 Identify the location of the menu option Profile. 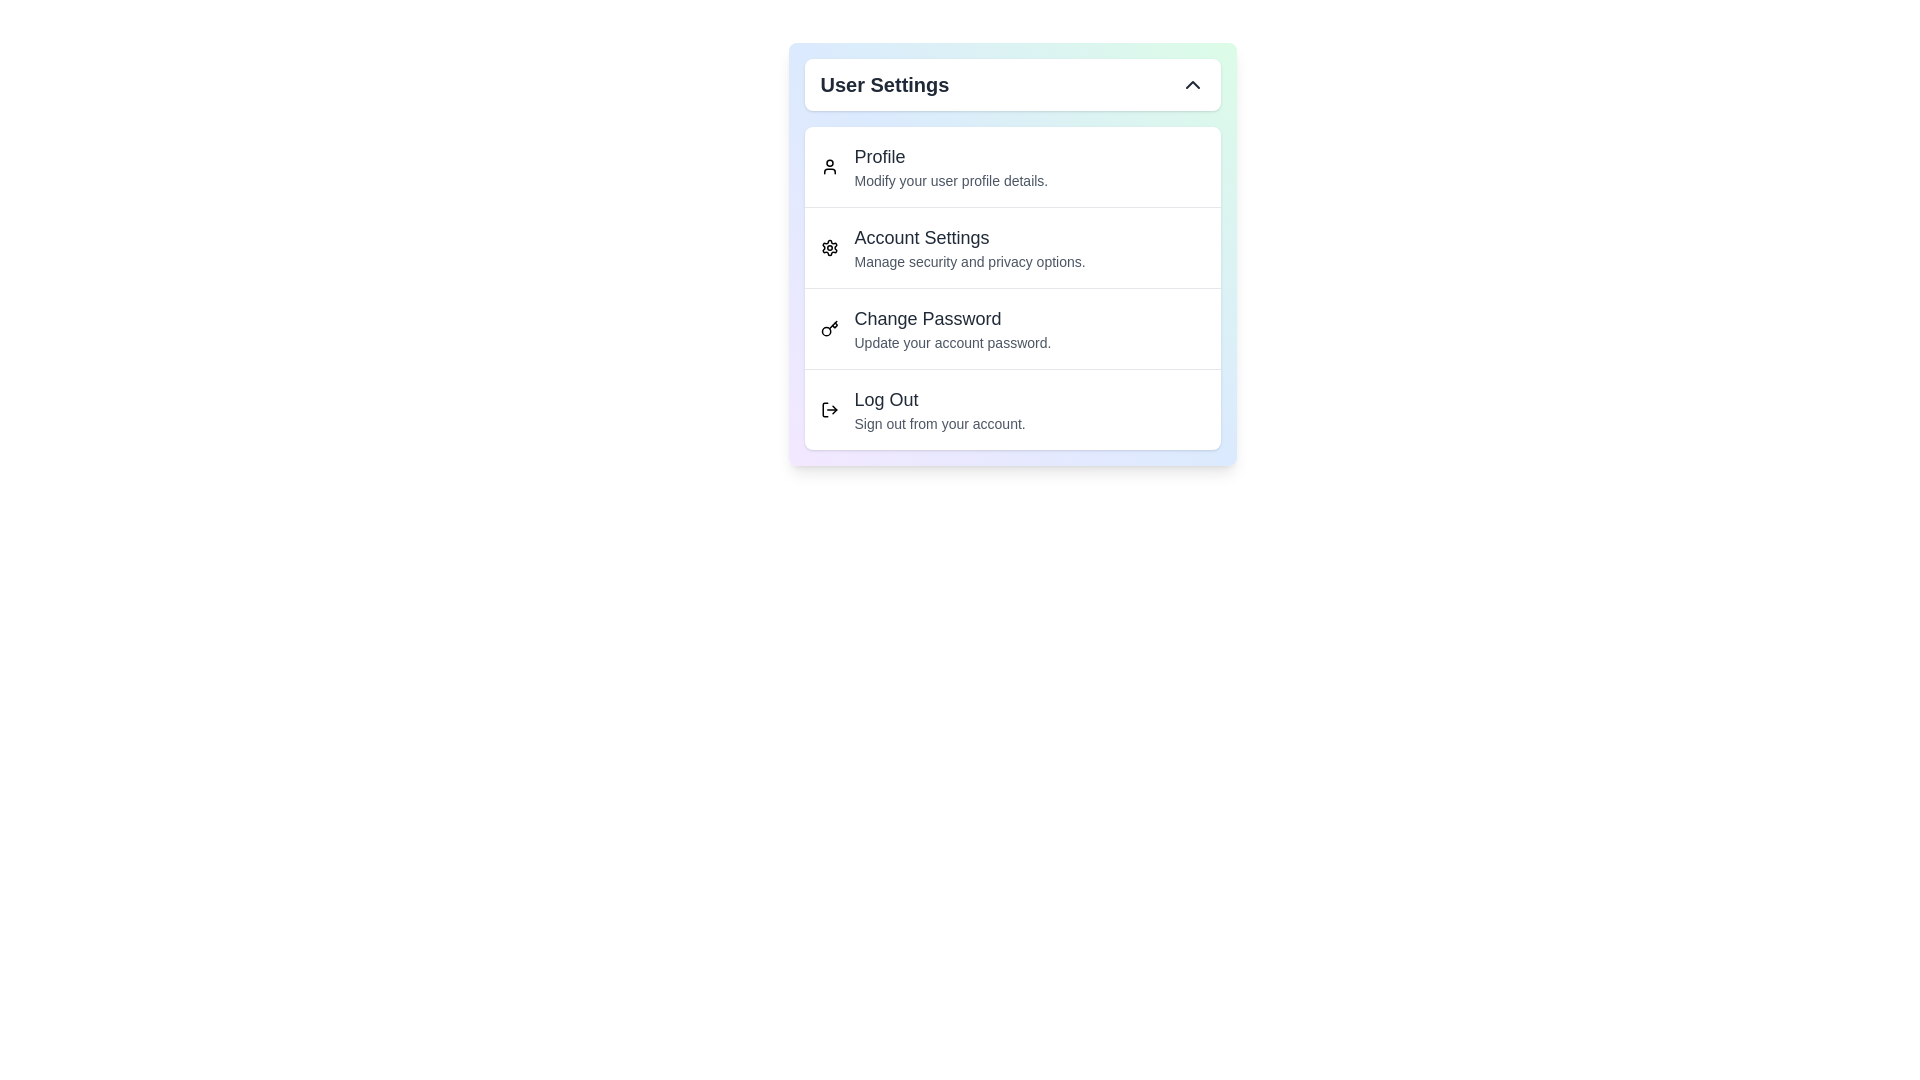
(1012, 165).